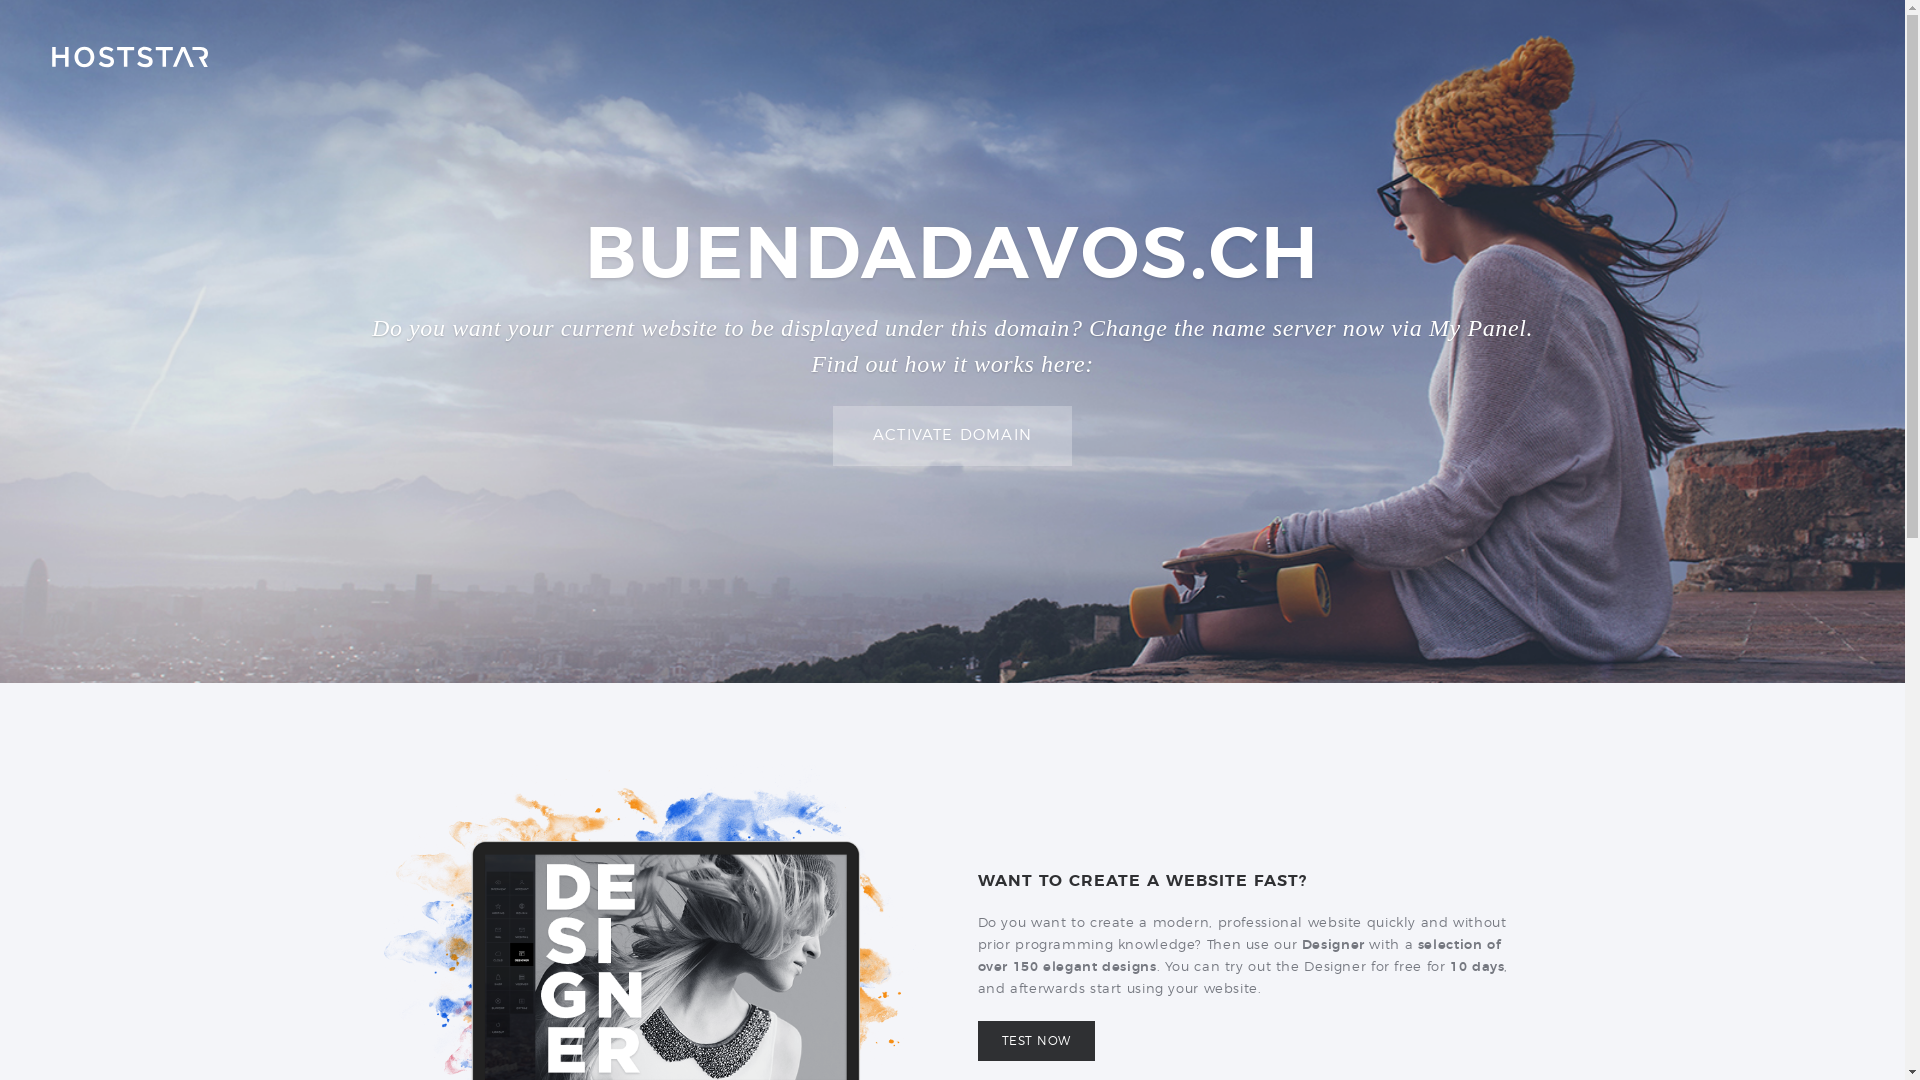 The height and width of the screenshot is (1080, 1920). I want to click on 'ACTIVATE DOMAIN', so click(951, 434).